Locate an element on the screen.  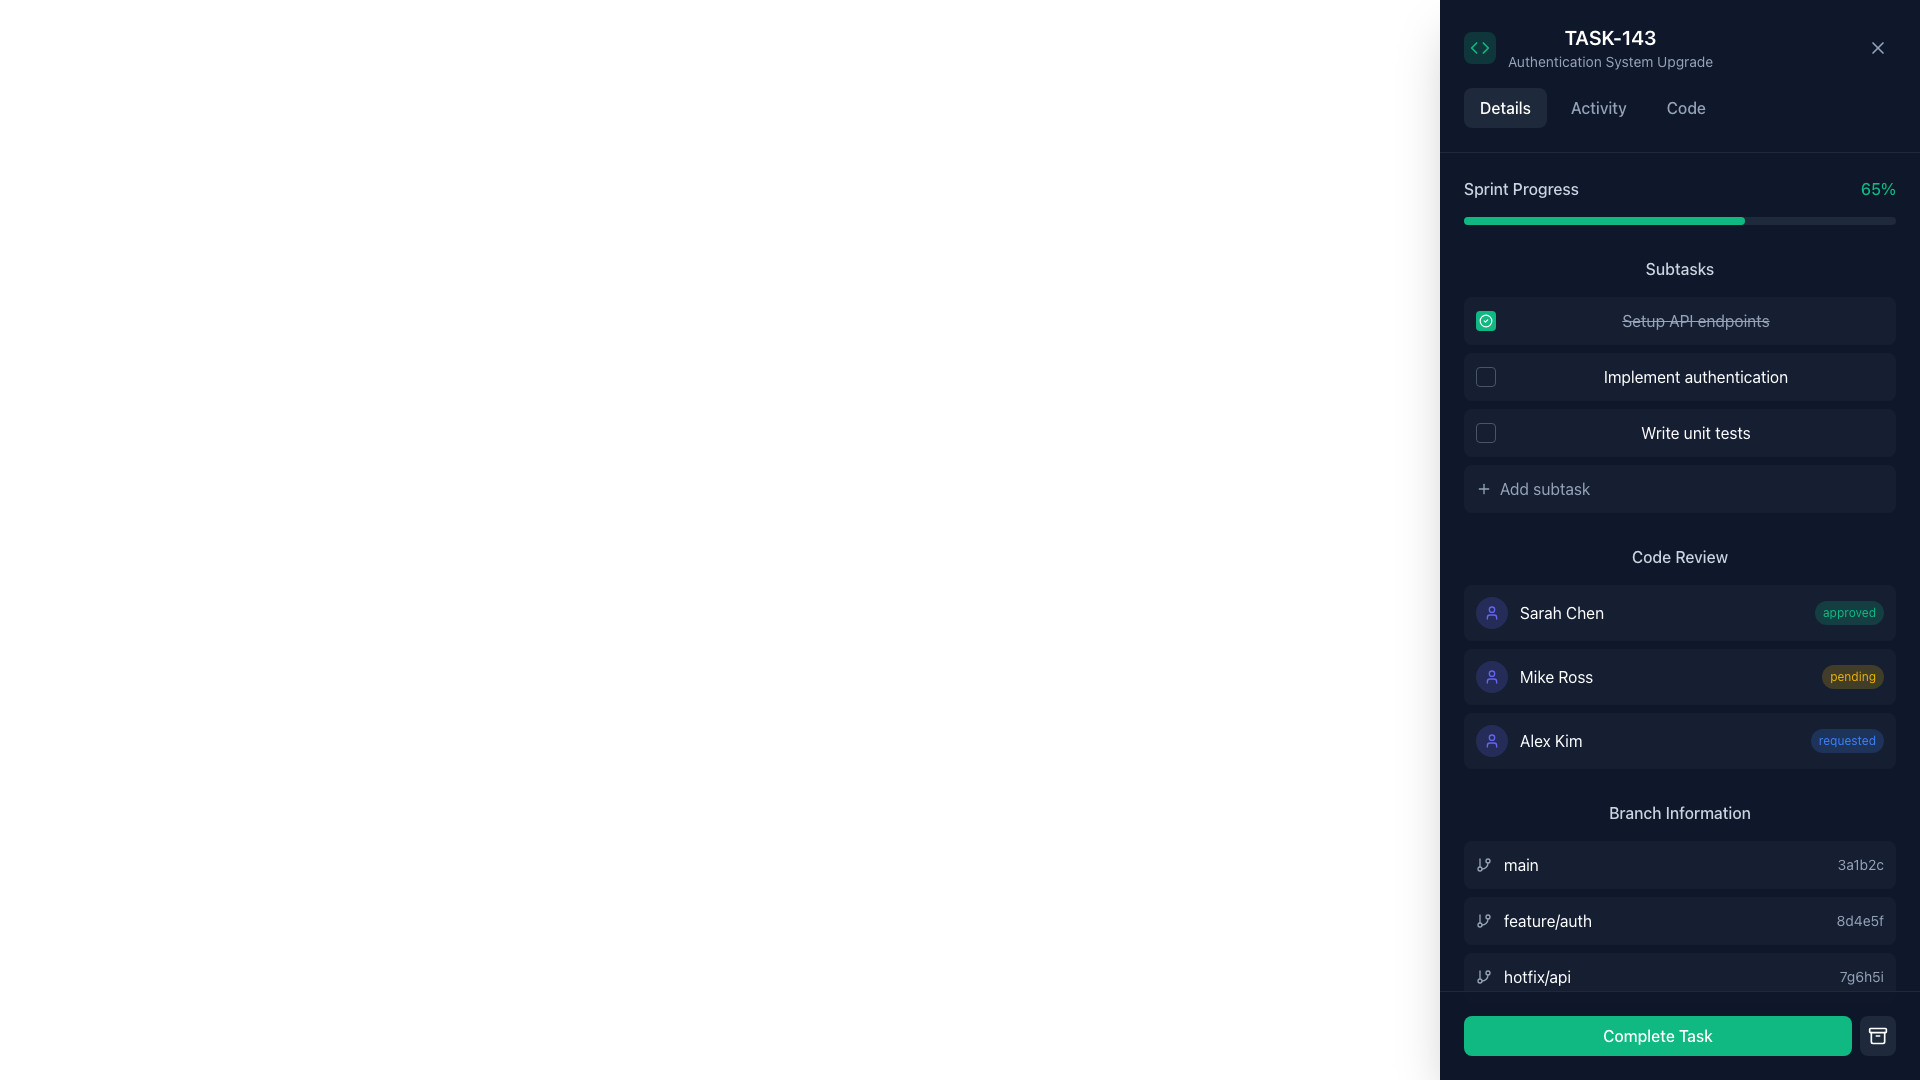
the non-interactive status badge indicating 'pending' for the task associated with Mike Ross in the 'Code Review' section is located at coordinates (1851, 676).